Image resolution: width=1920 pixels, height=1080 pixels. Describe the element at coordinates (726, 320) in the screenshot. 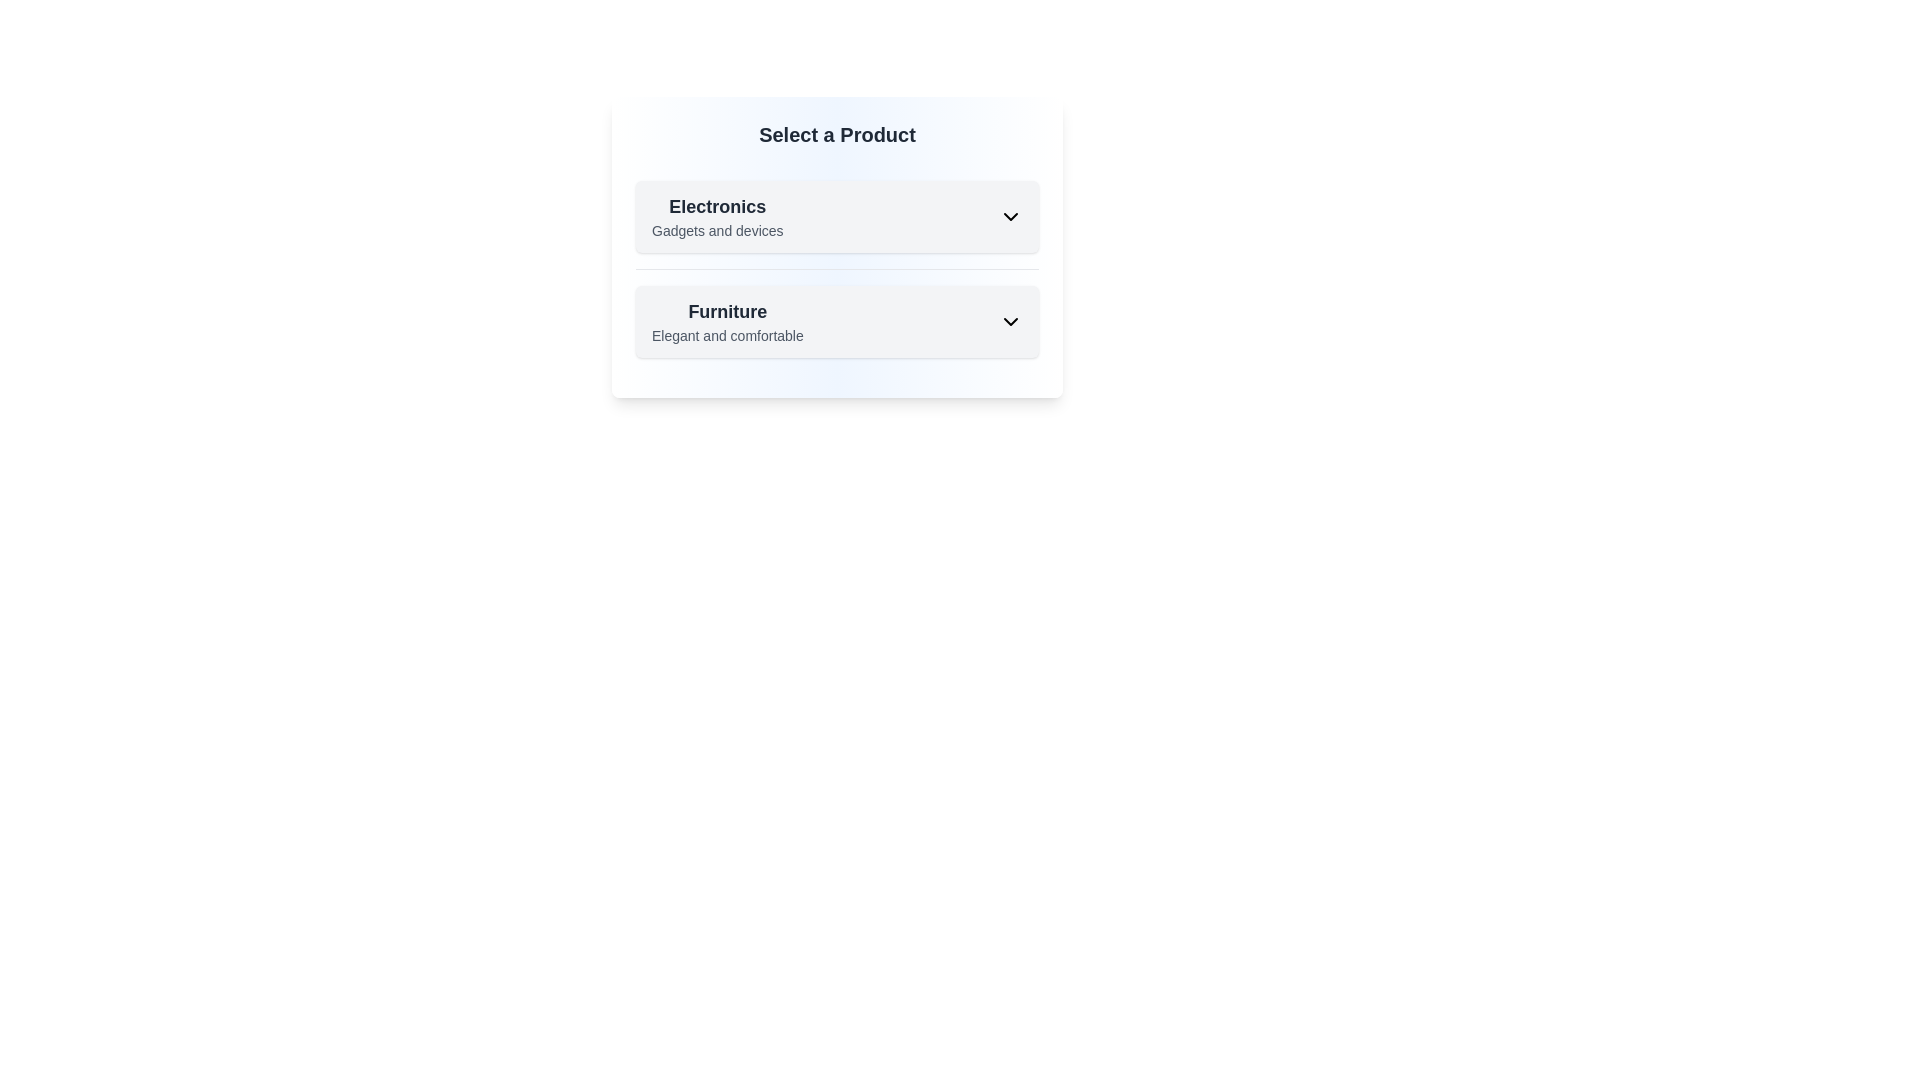

I see `the List item displaying 'Furniture' with bold text on the first line and smaller gray text 'Elegant and comfortable' on the second line, located in the second card below the 'Electronics' card` at that location.